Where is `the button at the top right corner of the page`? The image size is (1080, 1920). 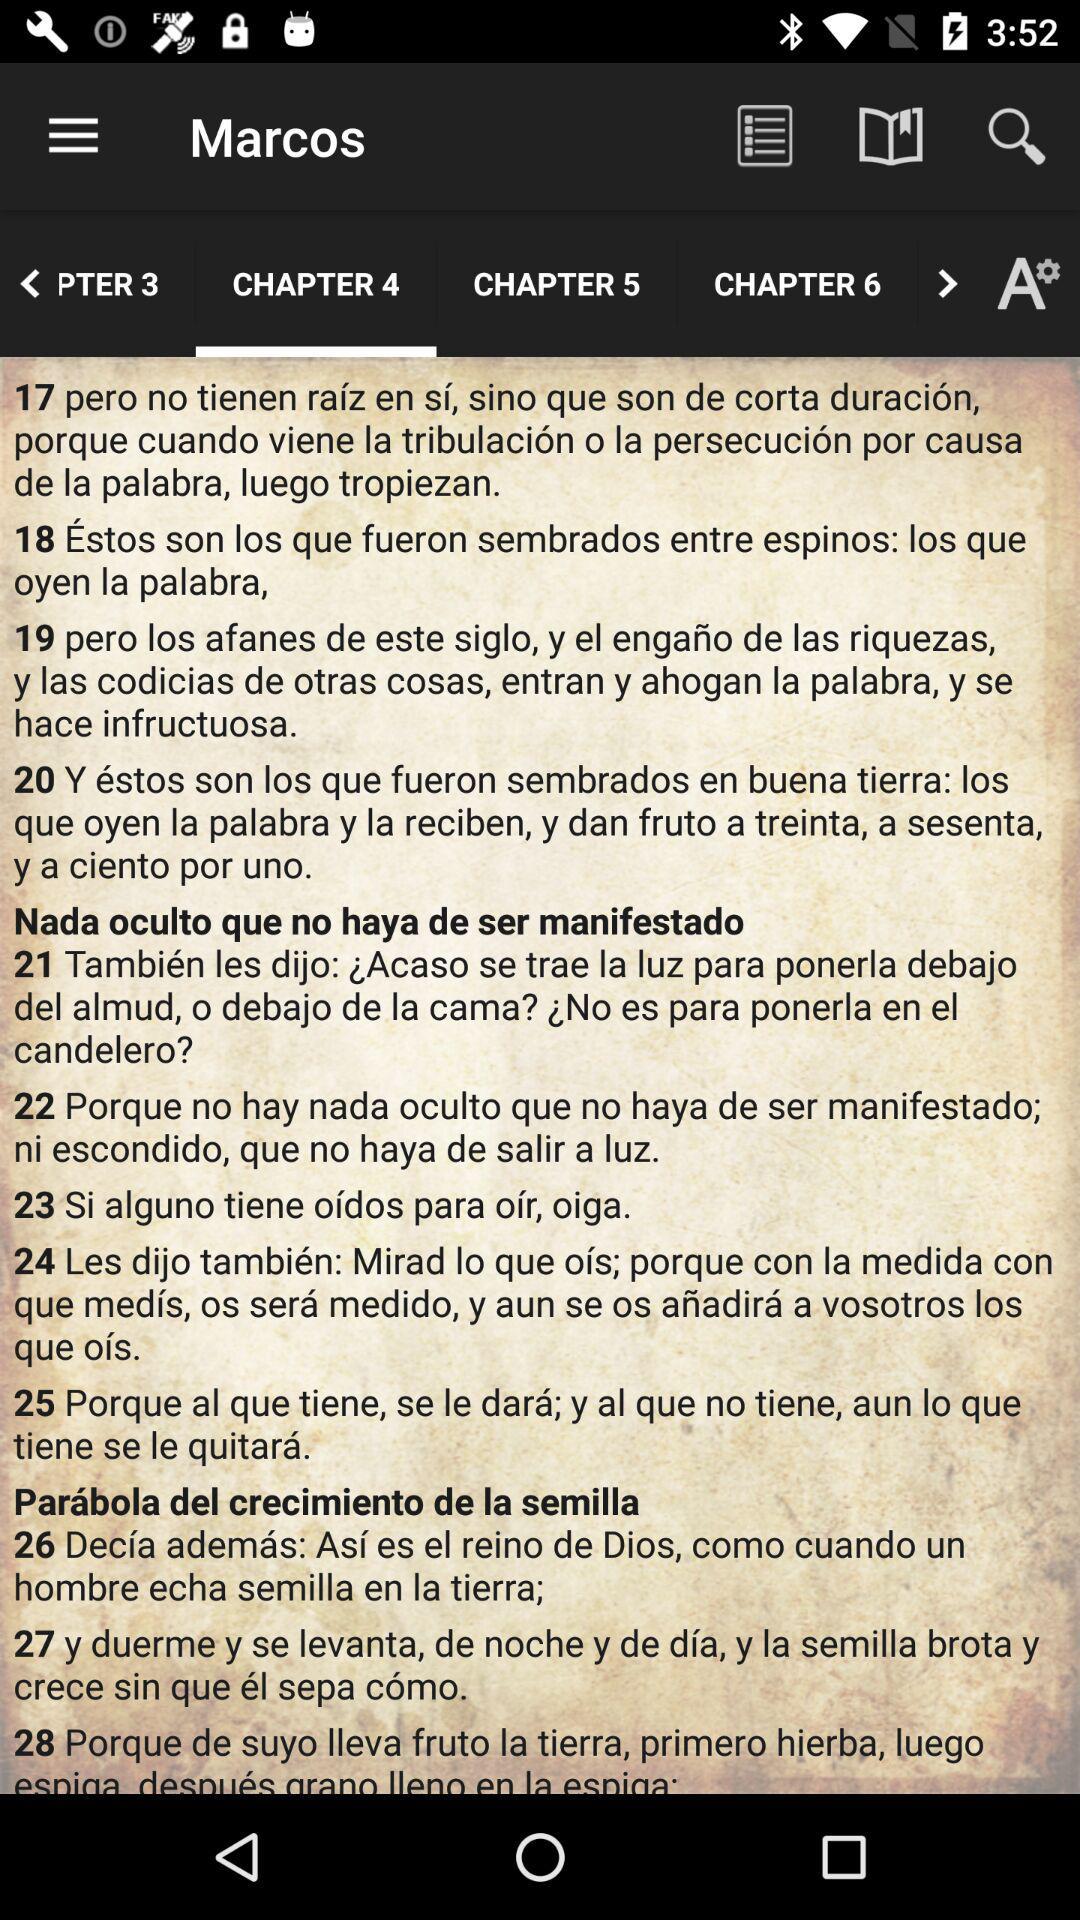 the button at the top right corner of the page is located at coordinates (1017, 136).